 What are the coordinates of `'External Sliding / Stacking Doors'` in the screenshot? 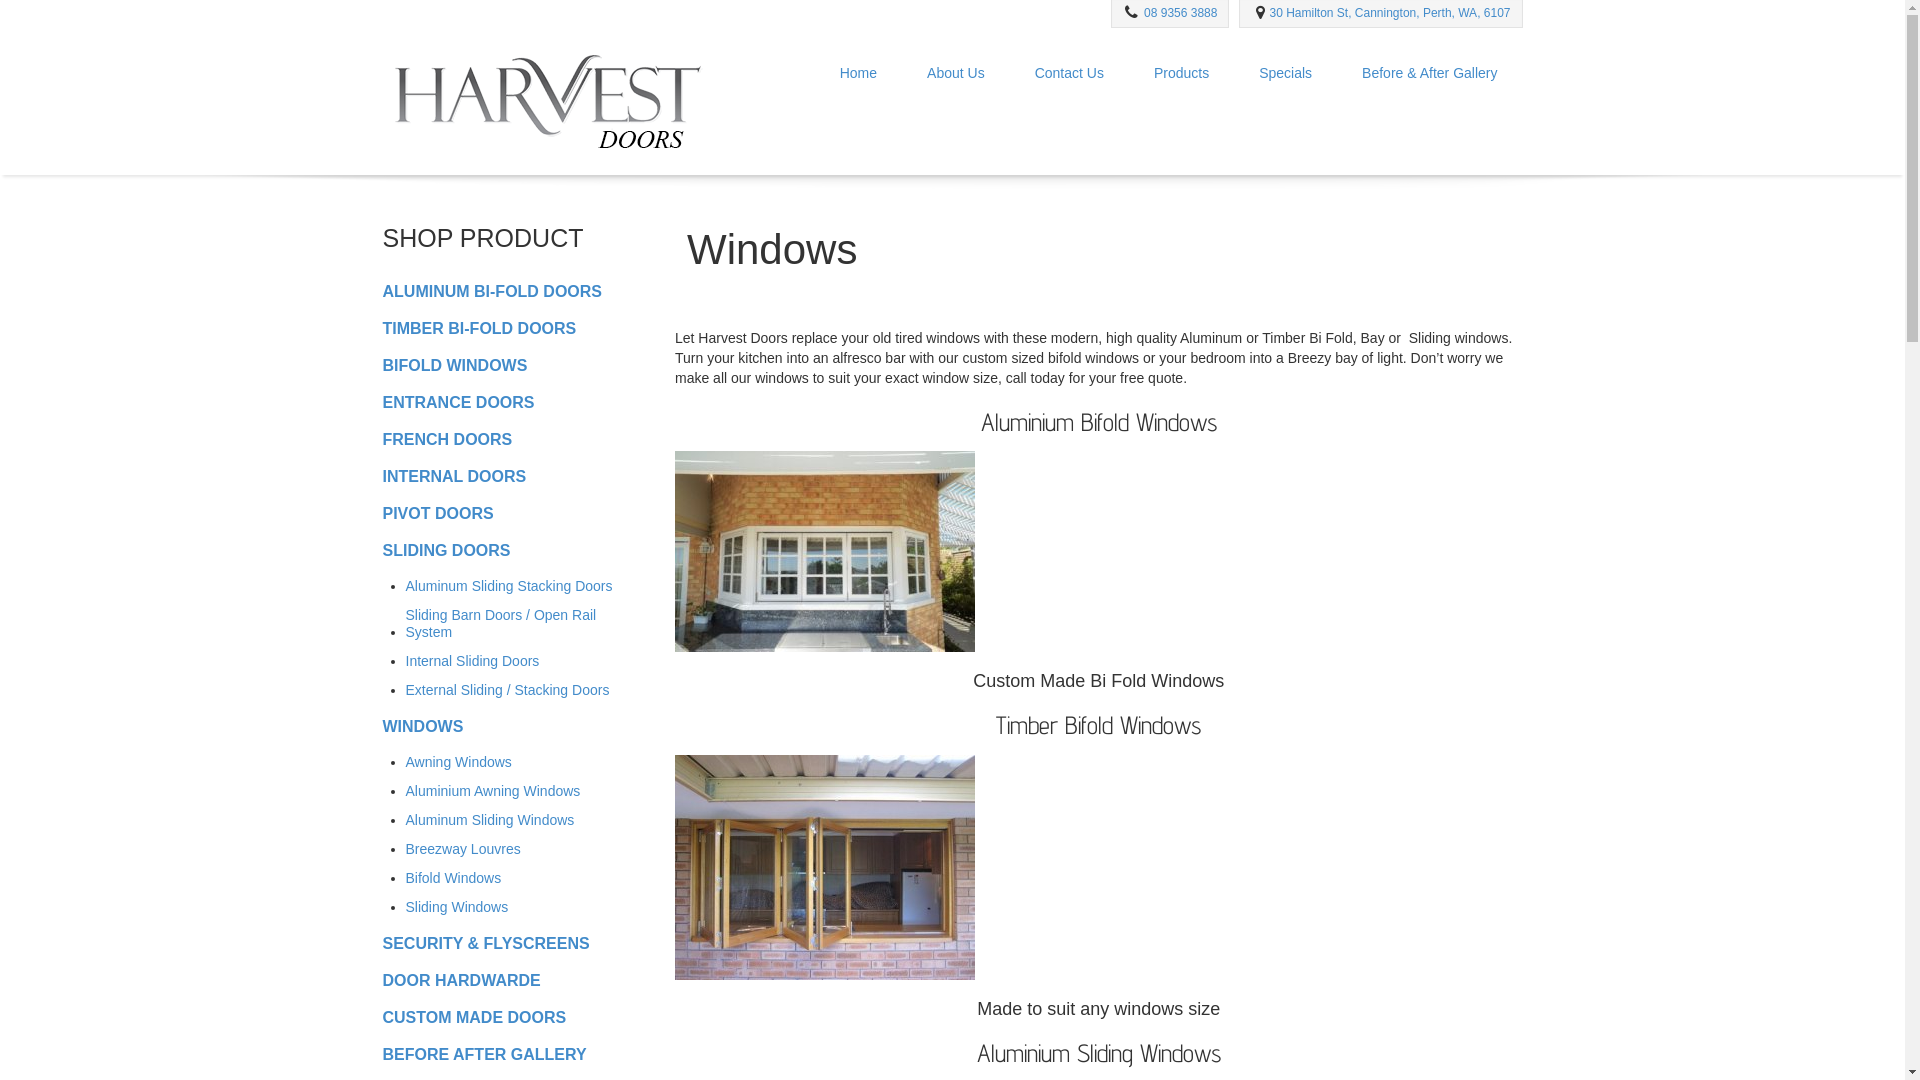 It's located at (508, 689).